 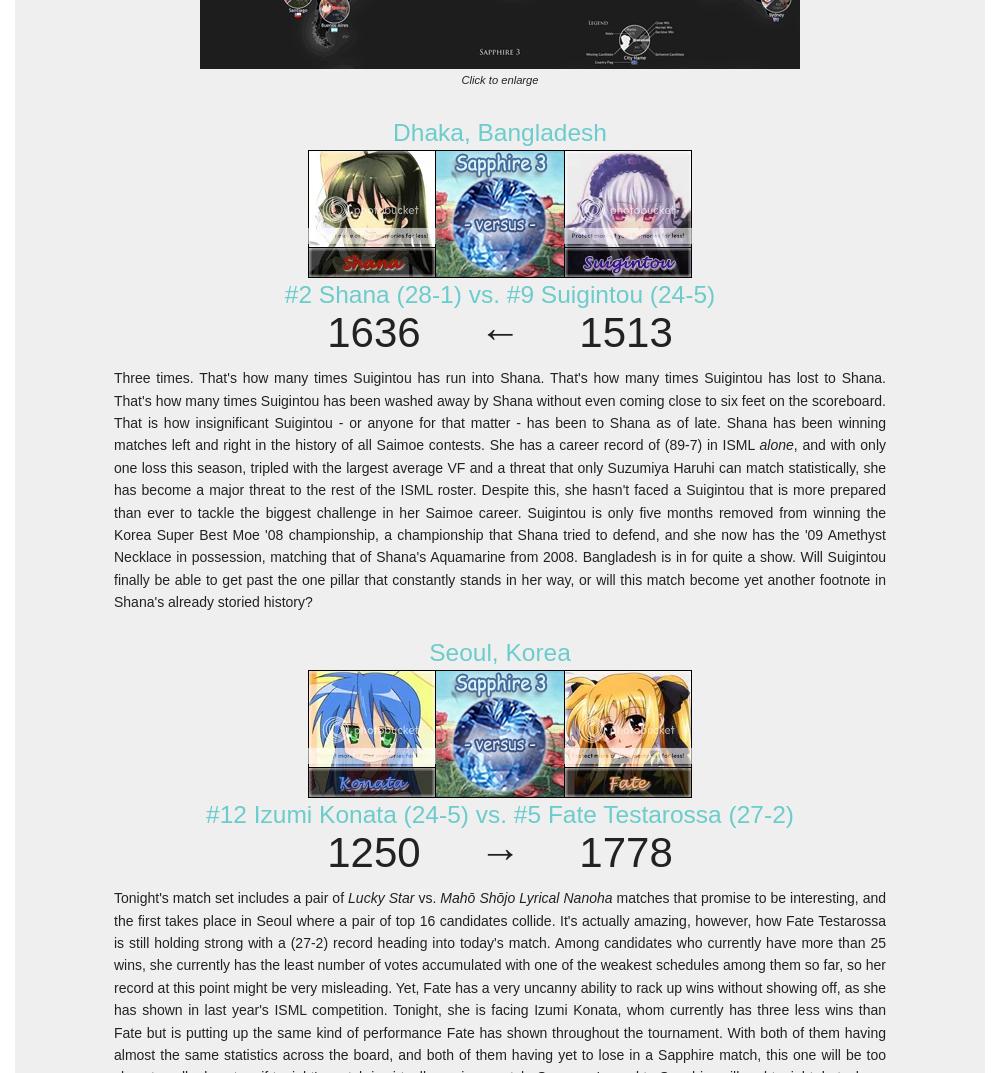 I want to click on ', and with only one loss this season, tripled with the largest average VF and a threat that only Suzumiya Haruhi can match statistically, she has become a major threat to the rest of the ISML roster.  Despite this, she hasn't faced a Suigintou that is more prepared than ever to tackle the biggest challenge in her Saimoe career.  Suigintou is only five months removed from winning the Korea Super Best Moe '08 championship, a championship that Shana tried to defend, and she now has the '09 Amethyst Necklace in possession, matching that of Shana's Aquamarine from 2008.  Bangladesh is in for quite a show.  Will Suigintou finally be able to get past the one pillar that constantly stands in her way, or will this match become yet another footnote in Shana's already storied history?', so click(x=500, y=522).